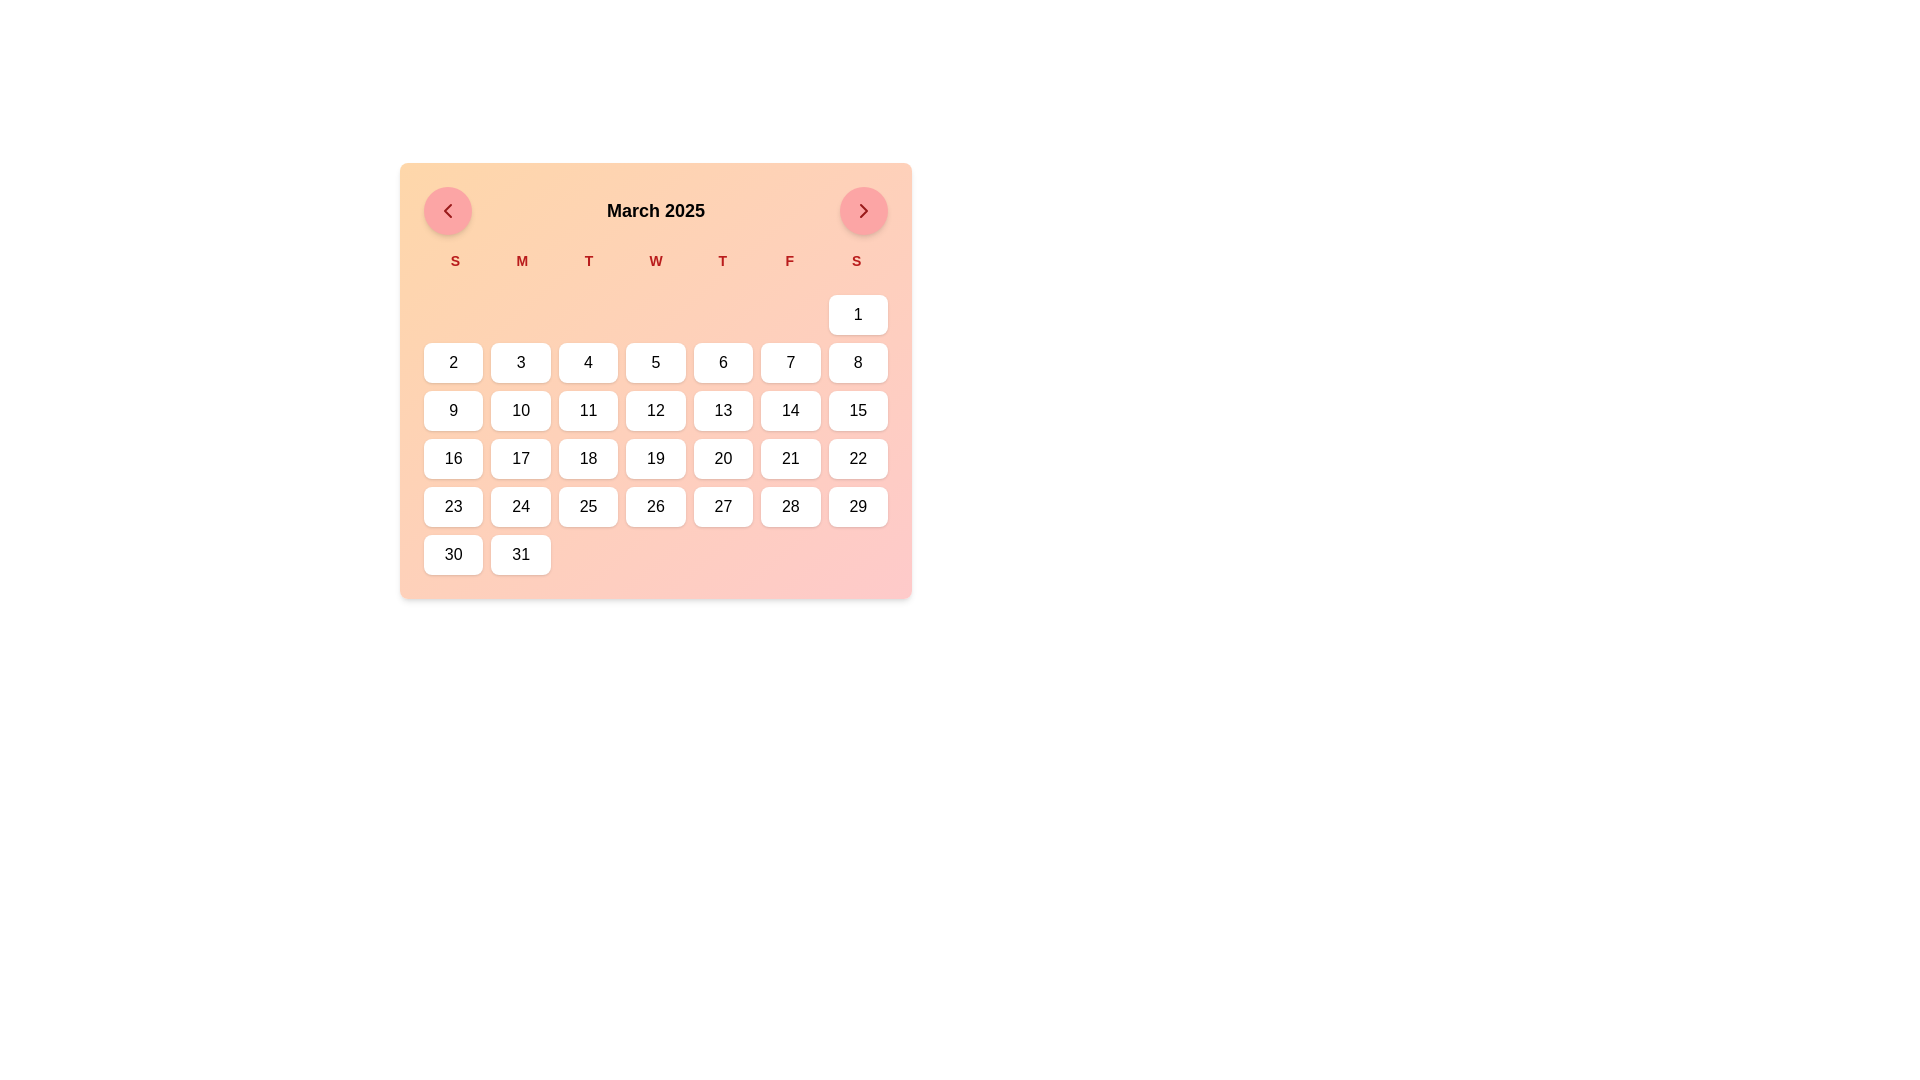  I want to click on the red-colored letter 'S', which is the first item in a sequence of seven letters (S M T W T F S) in the calendar interface, so click(454, 260).